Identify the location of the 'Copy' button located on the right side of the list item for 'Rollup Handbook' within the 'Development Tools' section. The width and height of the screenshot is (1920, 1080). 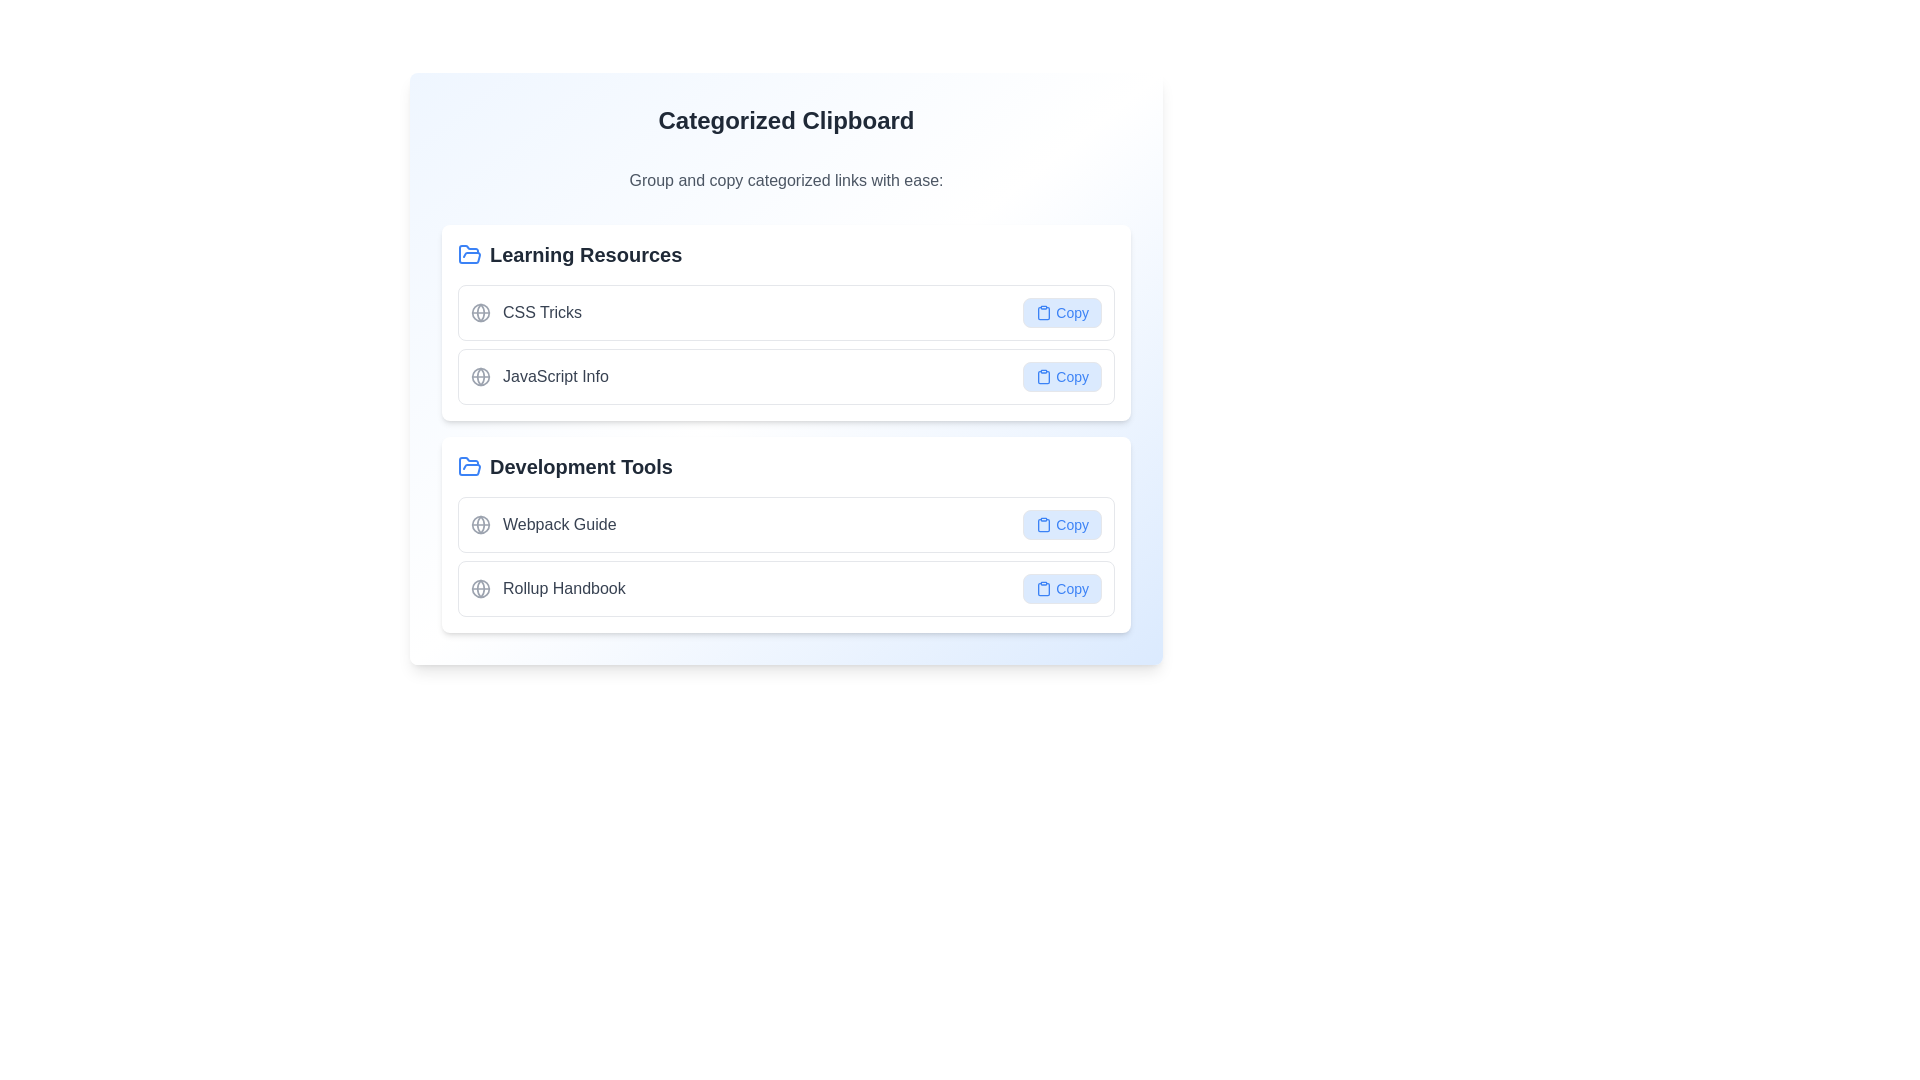
(785, 588).